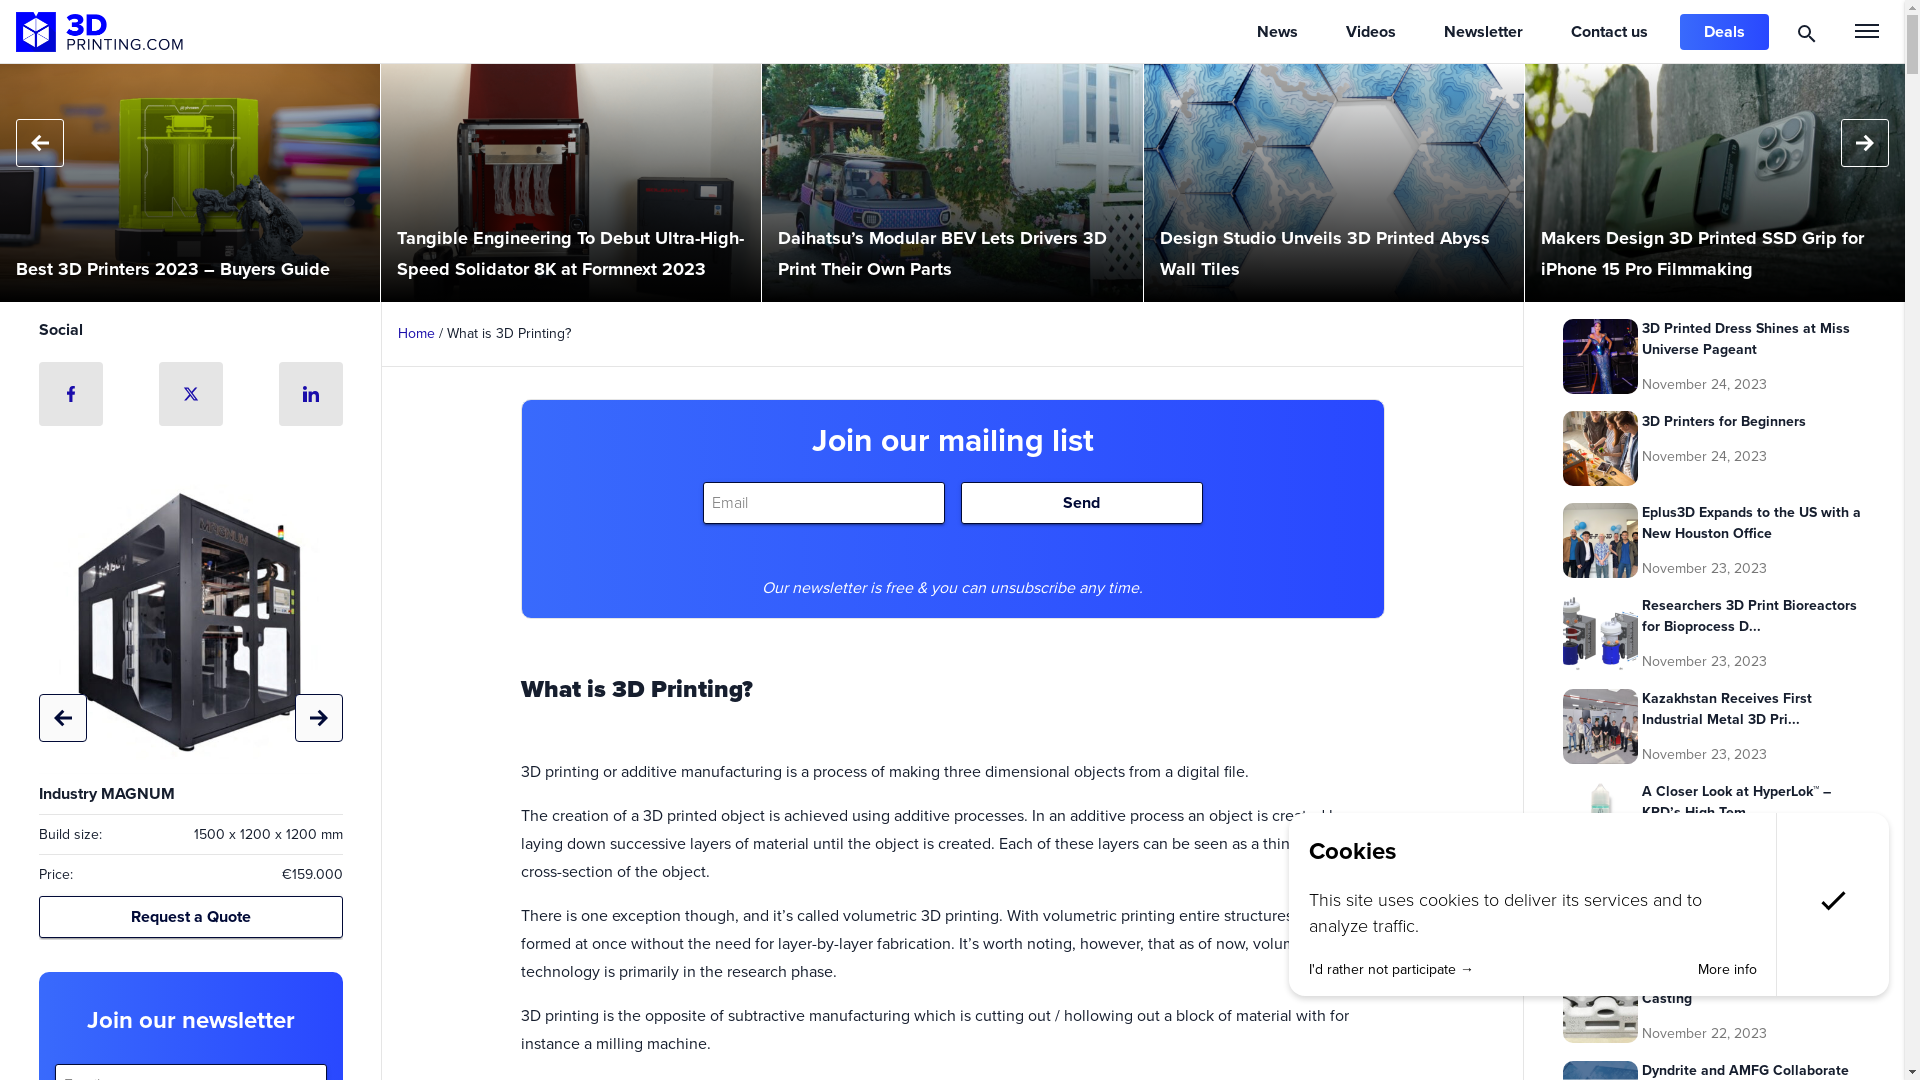  I want to click on 'Request a Quote', so click(190, 917).